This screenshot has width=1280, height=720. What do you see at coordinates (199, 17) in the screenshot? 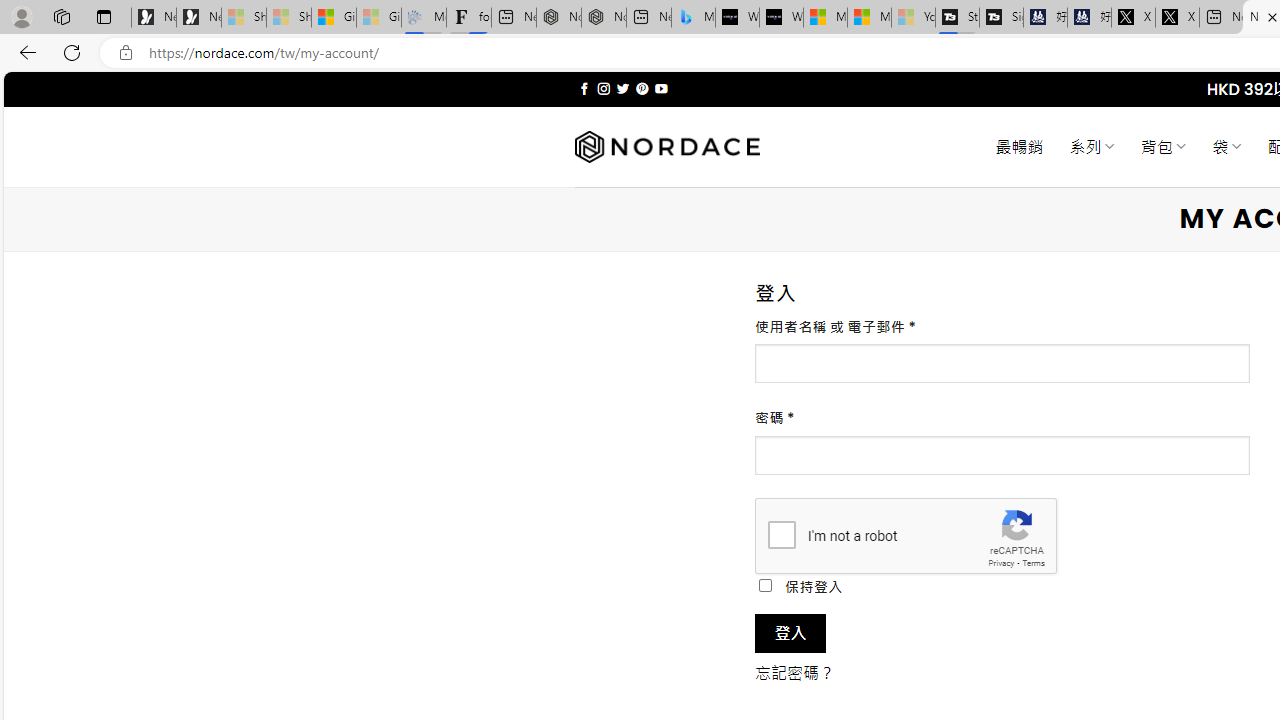
I see `'Newsletter Sign Up'` at bounding box center [199, 17].